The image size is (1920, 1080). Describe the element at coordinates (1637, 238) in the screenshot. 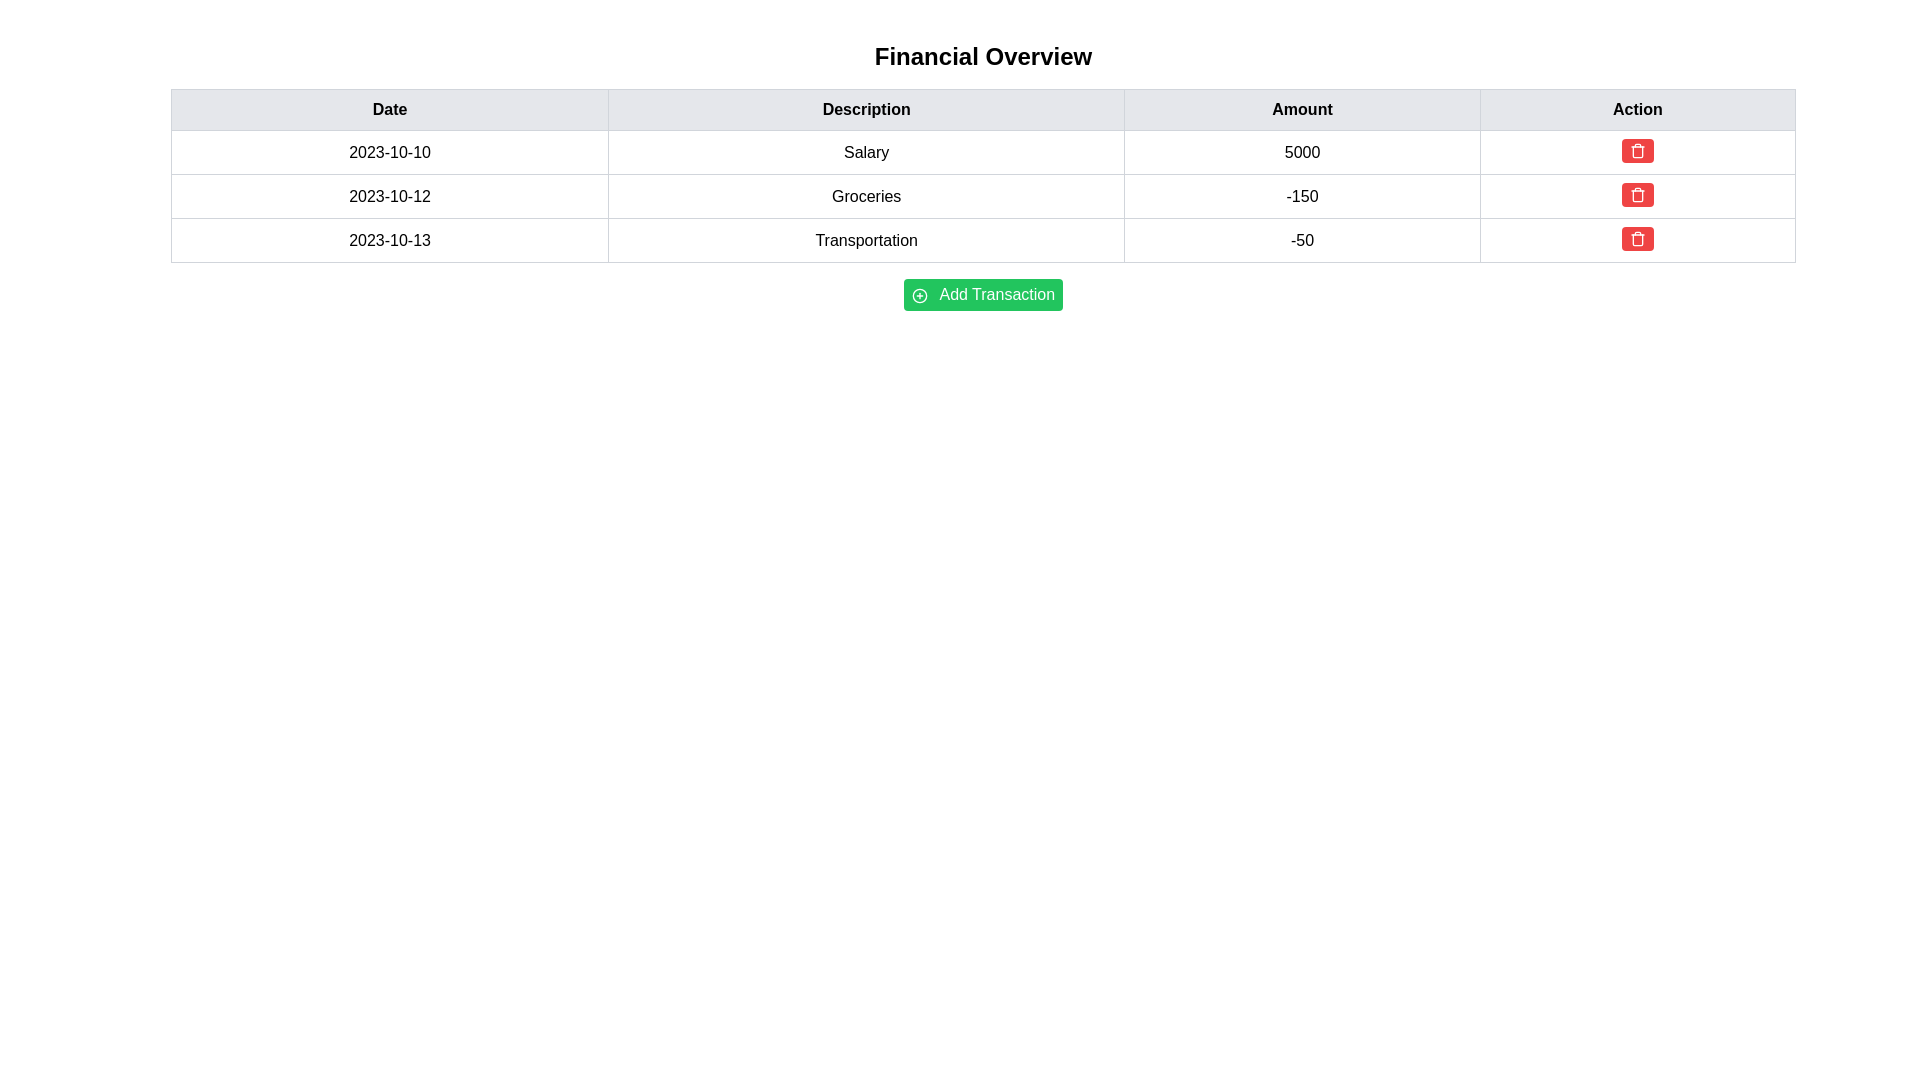

I see `the red rounded button with a white trash can icon located in the 'Action' column corresponding to the 'Transportation' row` at that location.